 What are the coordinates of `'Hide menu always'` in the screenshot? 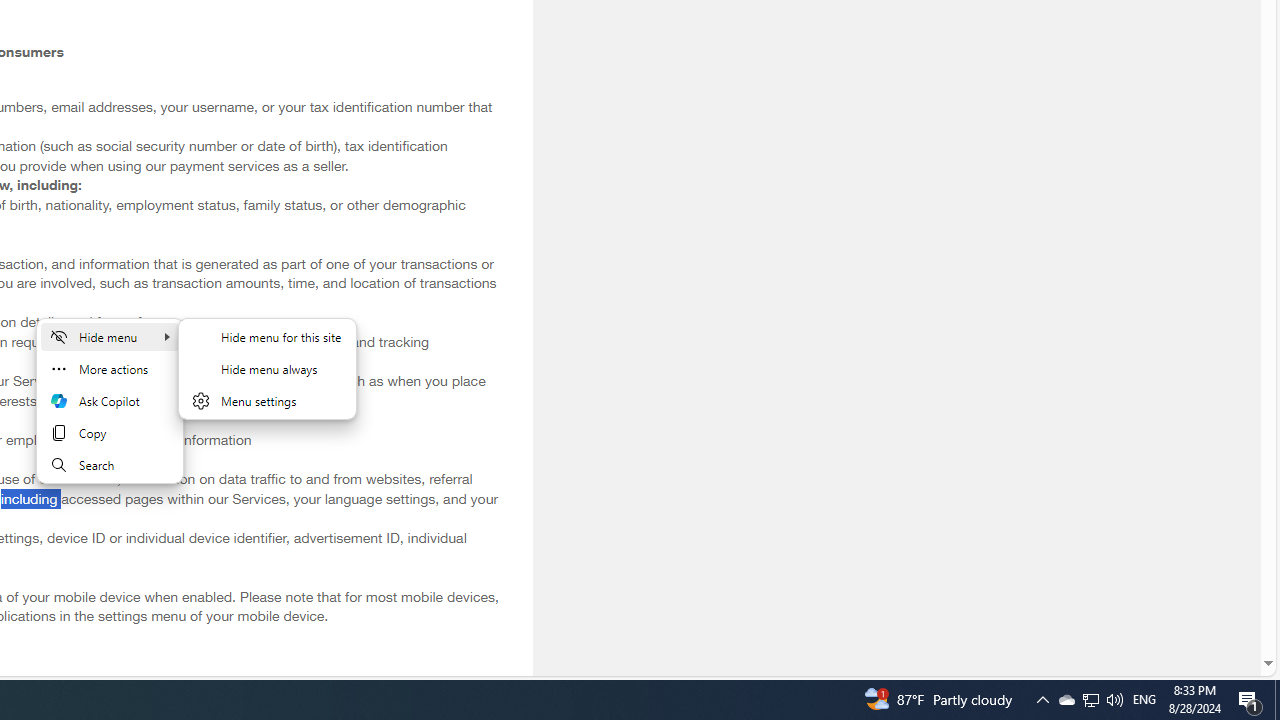 It's located at (266, 368).